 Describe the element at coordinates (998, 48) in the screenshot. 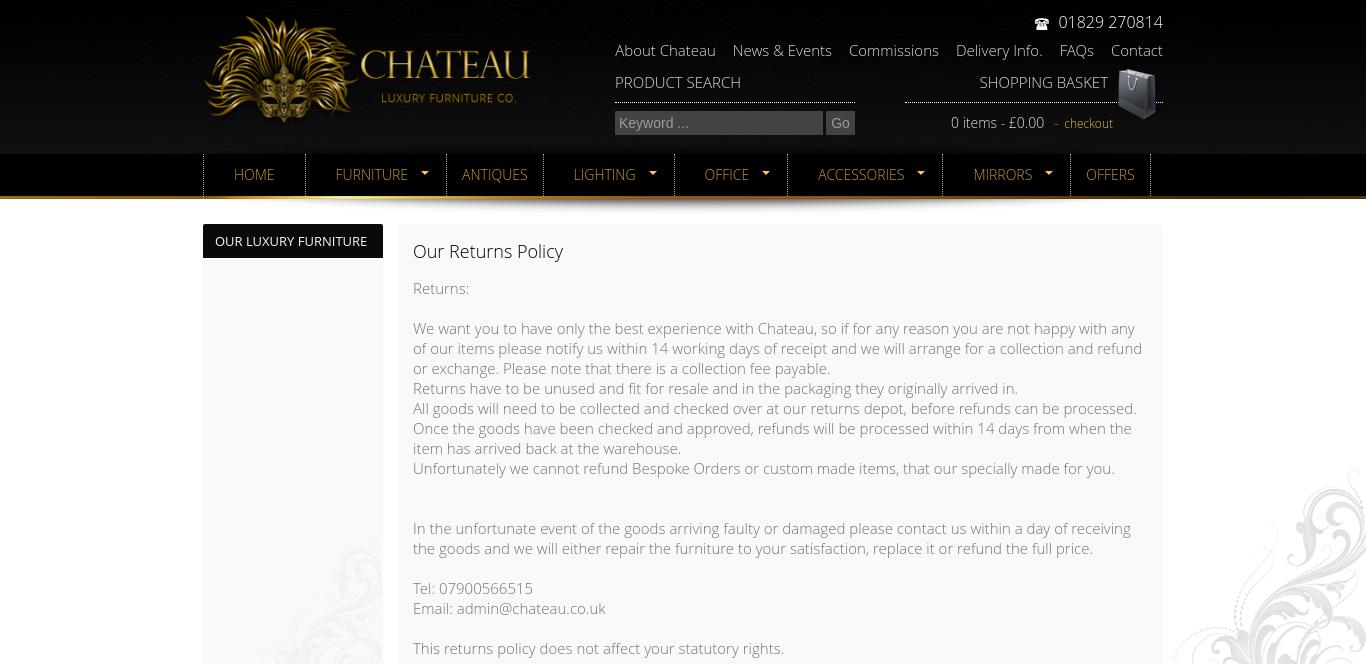

I see `'Delivery Info.'` at that location.